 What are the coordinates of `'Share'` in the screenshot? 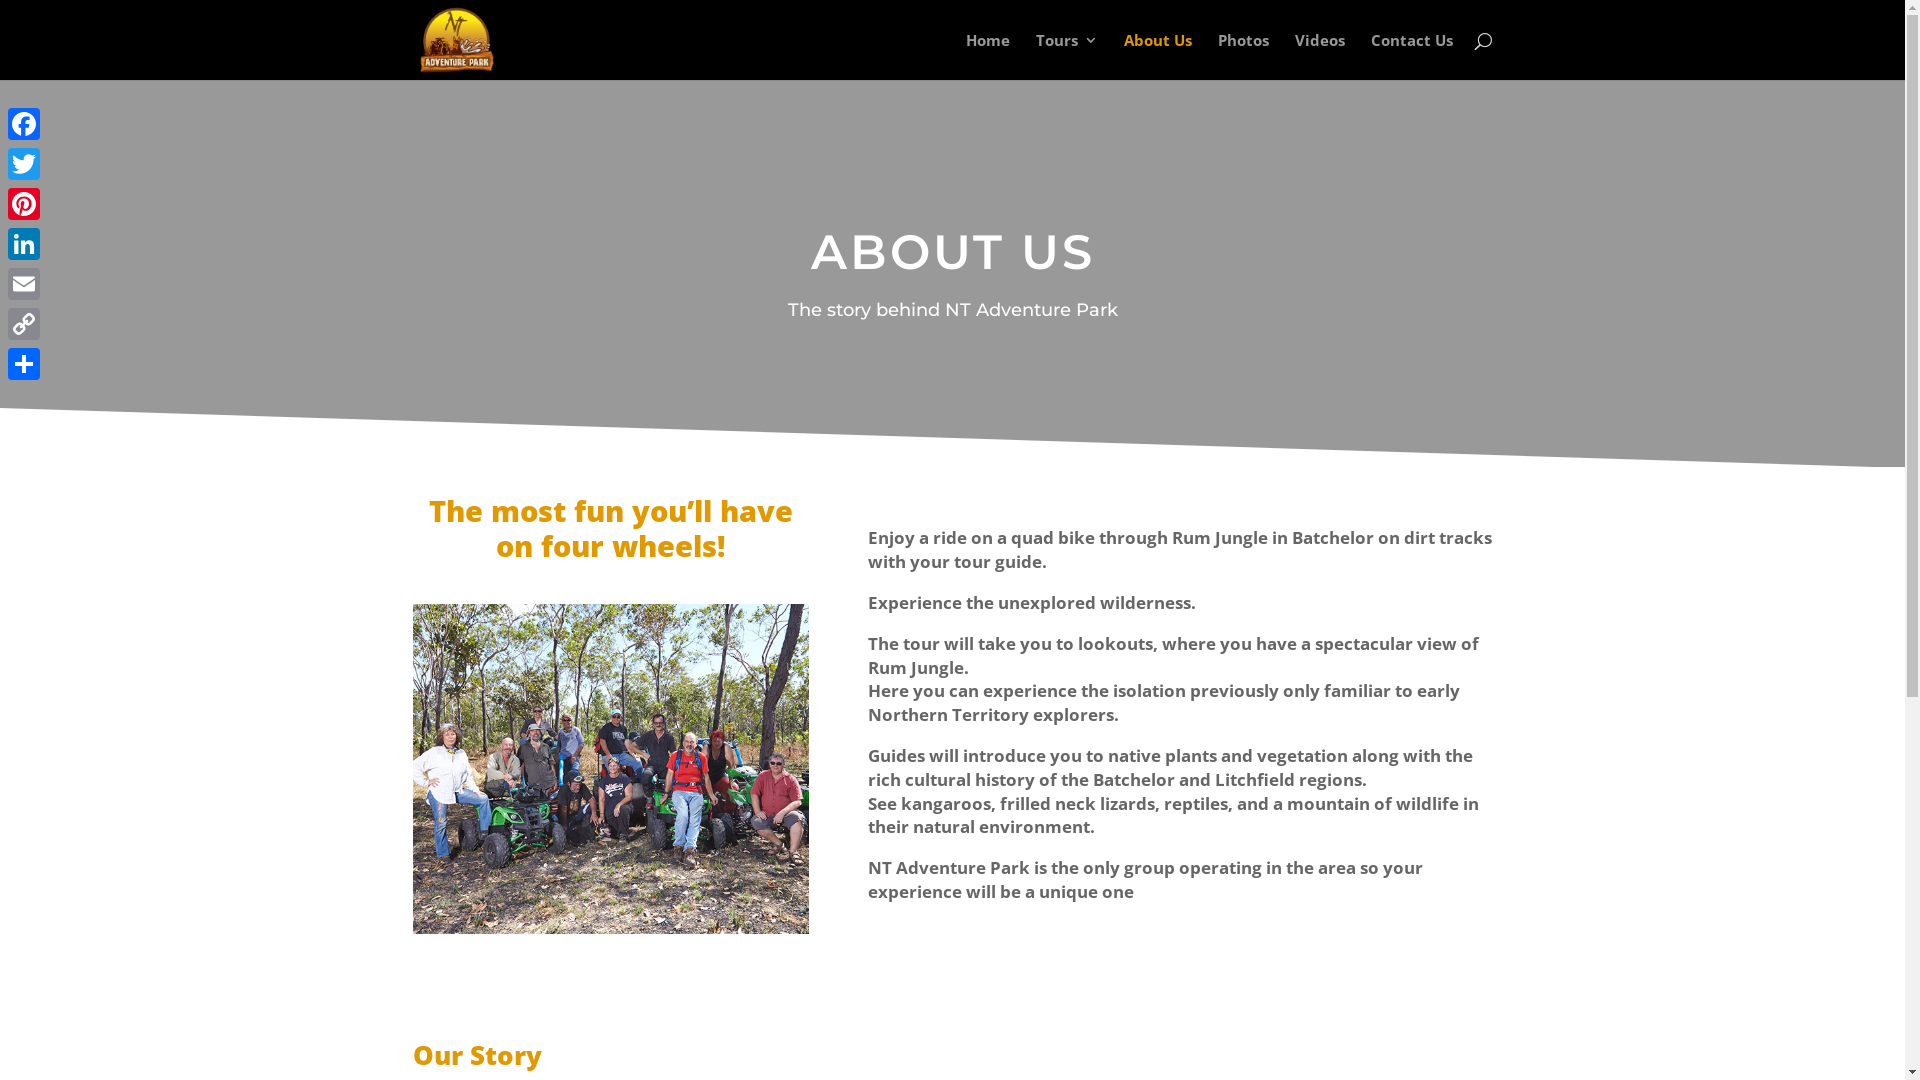 It's located at (24, 363).